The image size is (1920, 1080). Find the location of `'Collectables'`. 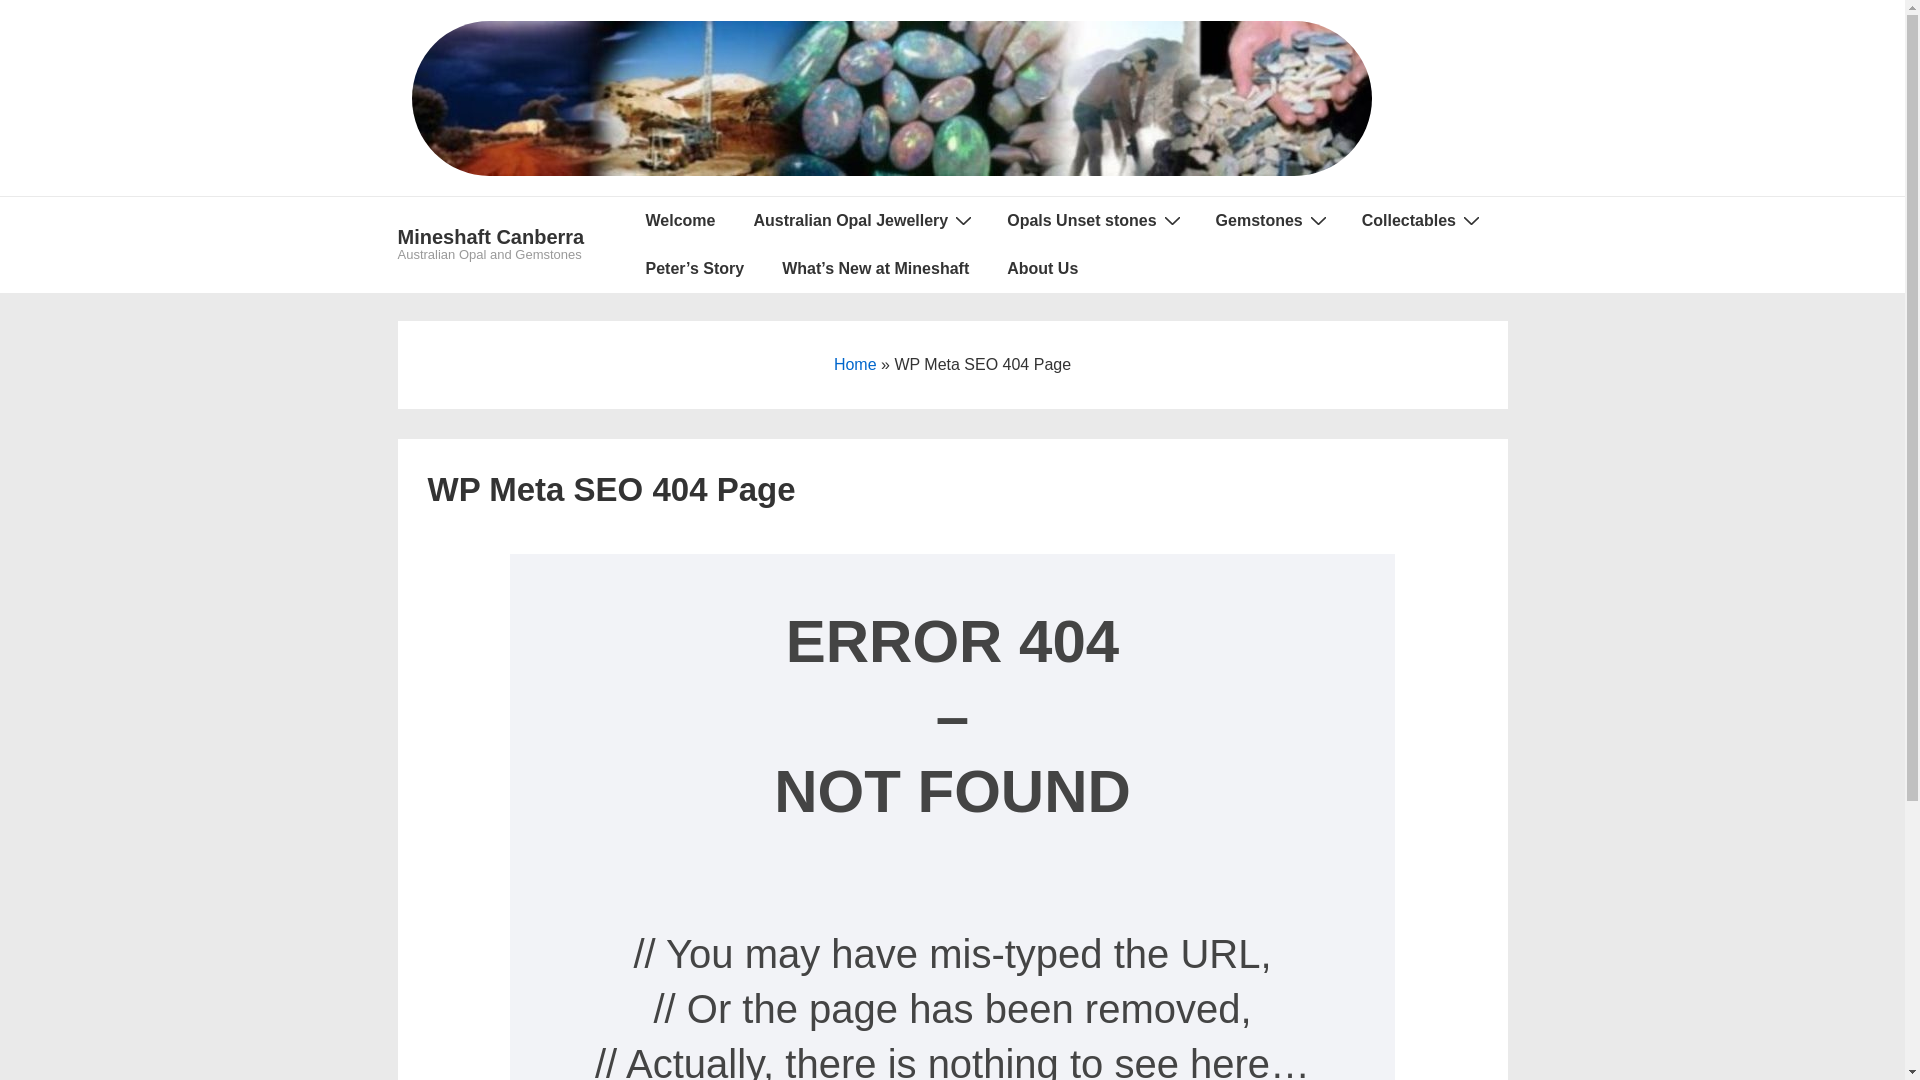

'Collectables' is located at coordinates (1418, 220).